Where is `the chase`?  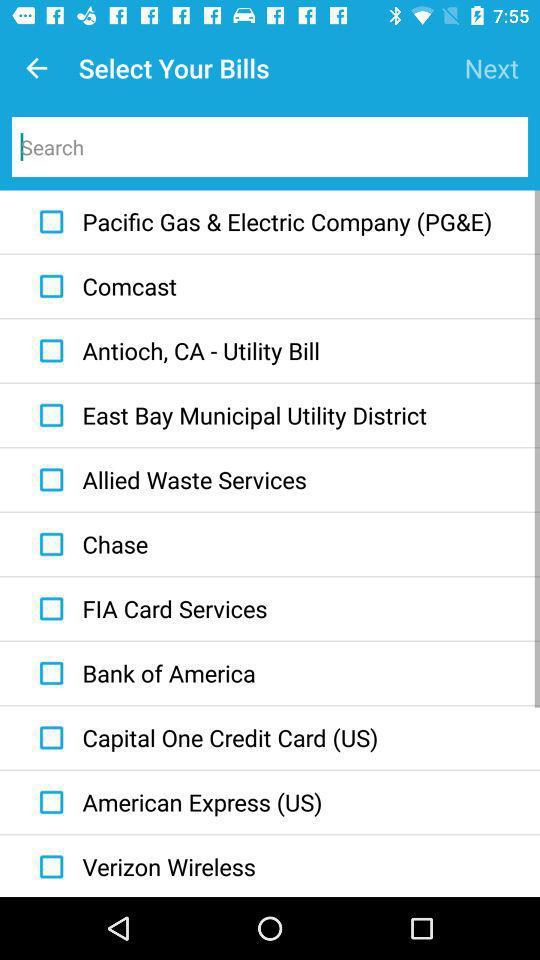
the chase is located at coordinates (88, 544).